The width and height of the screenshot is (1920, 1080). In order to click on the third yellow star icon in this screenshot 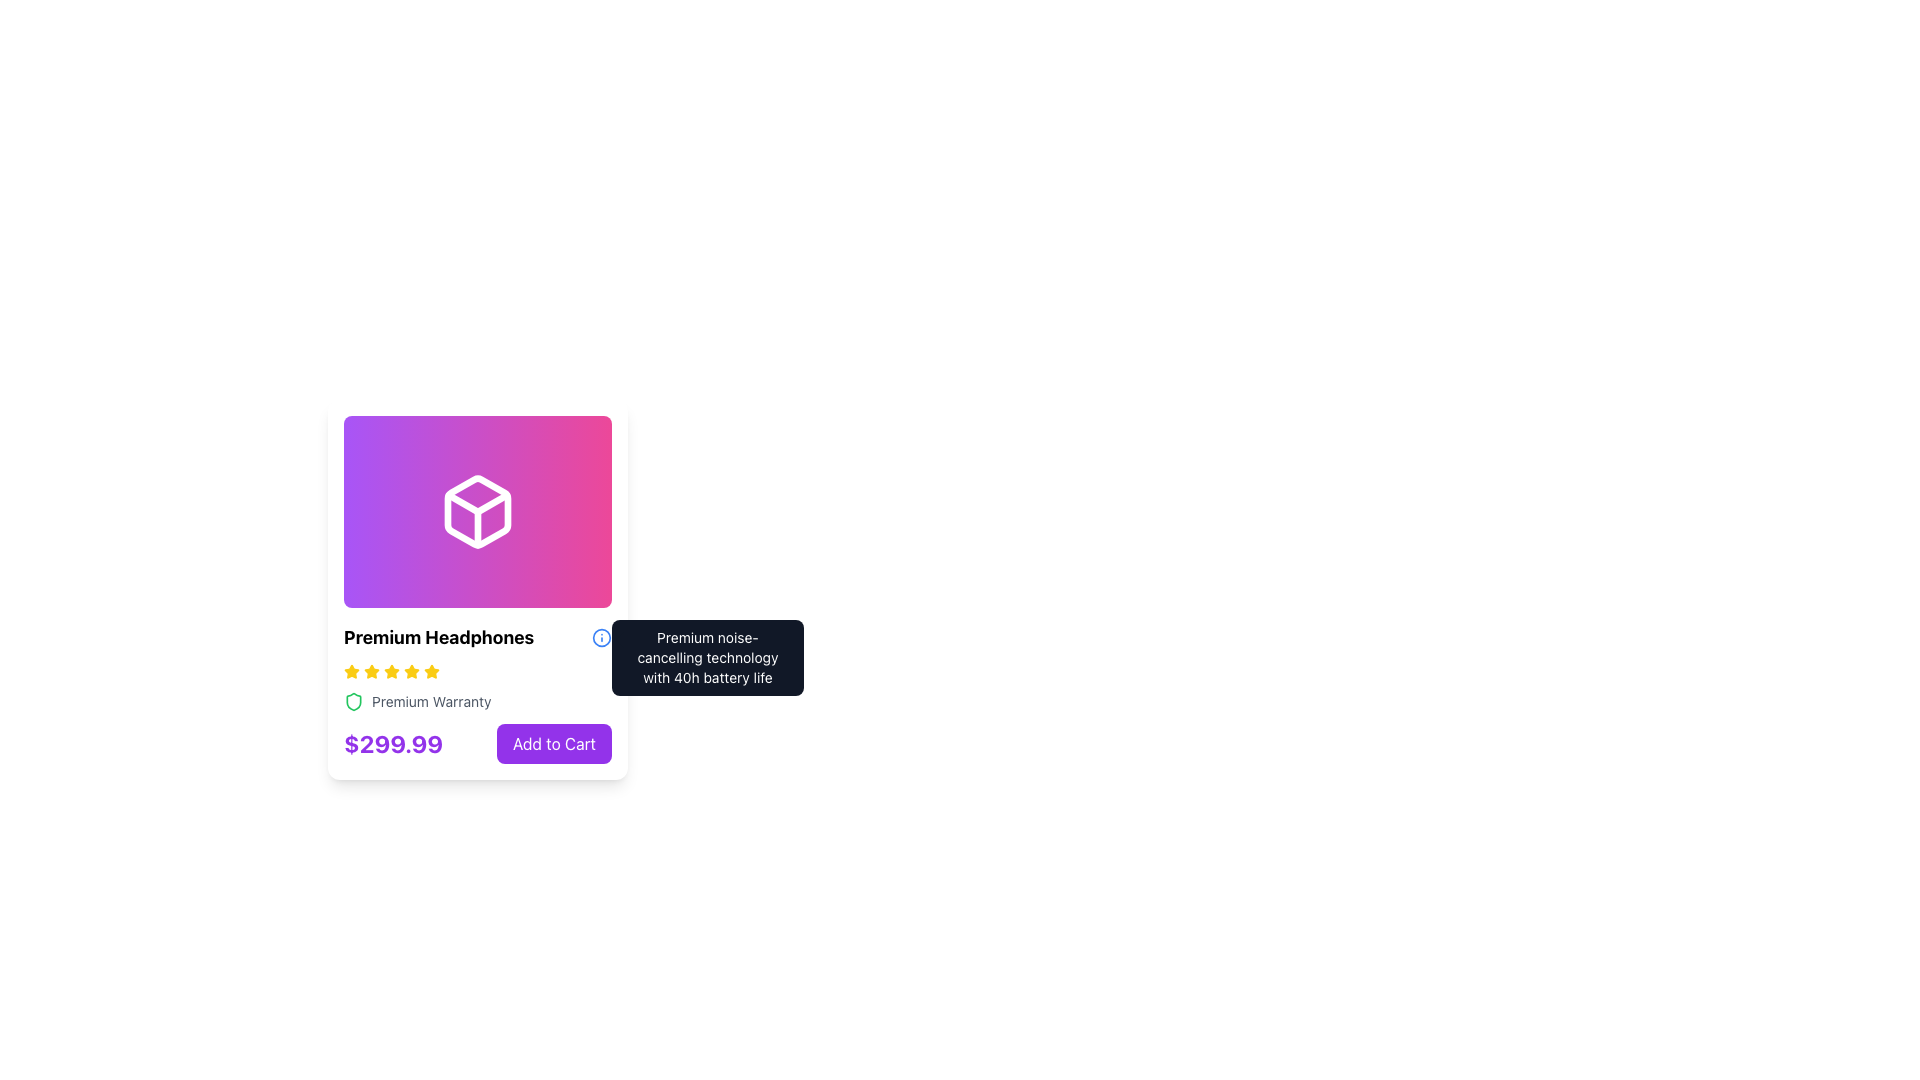, I will do `click(372, 671)`.